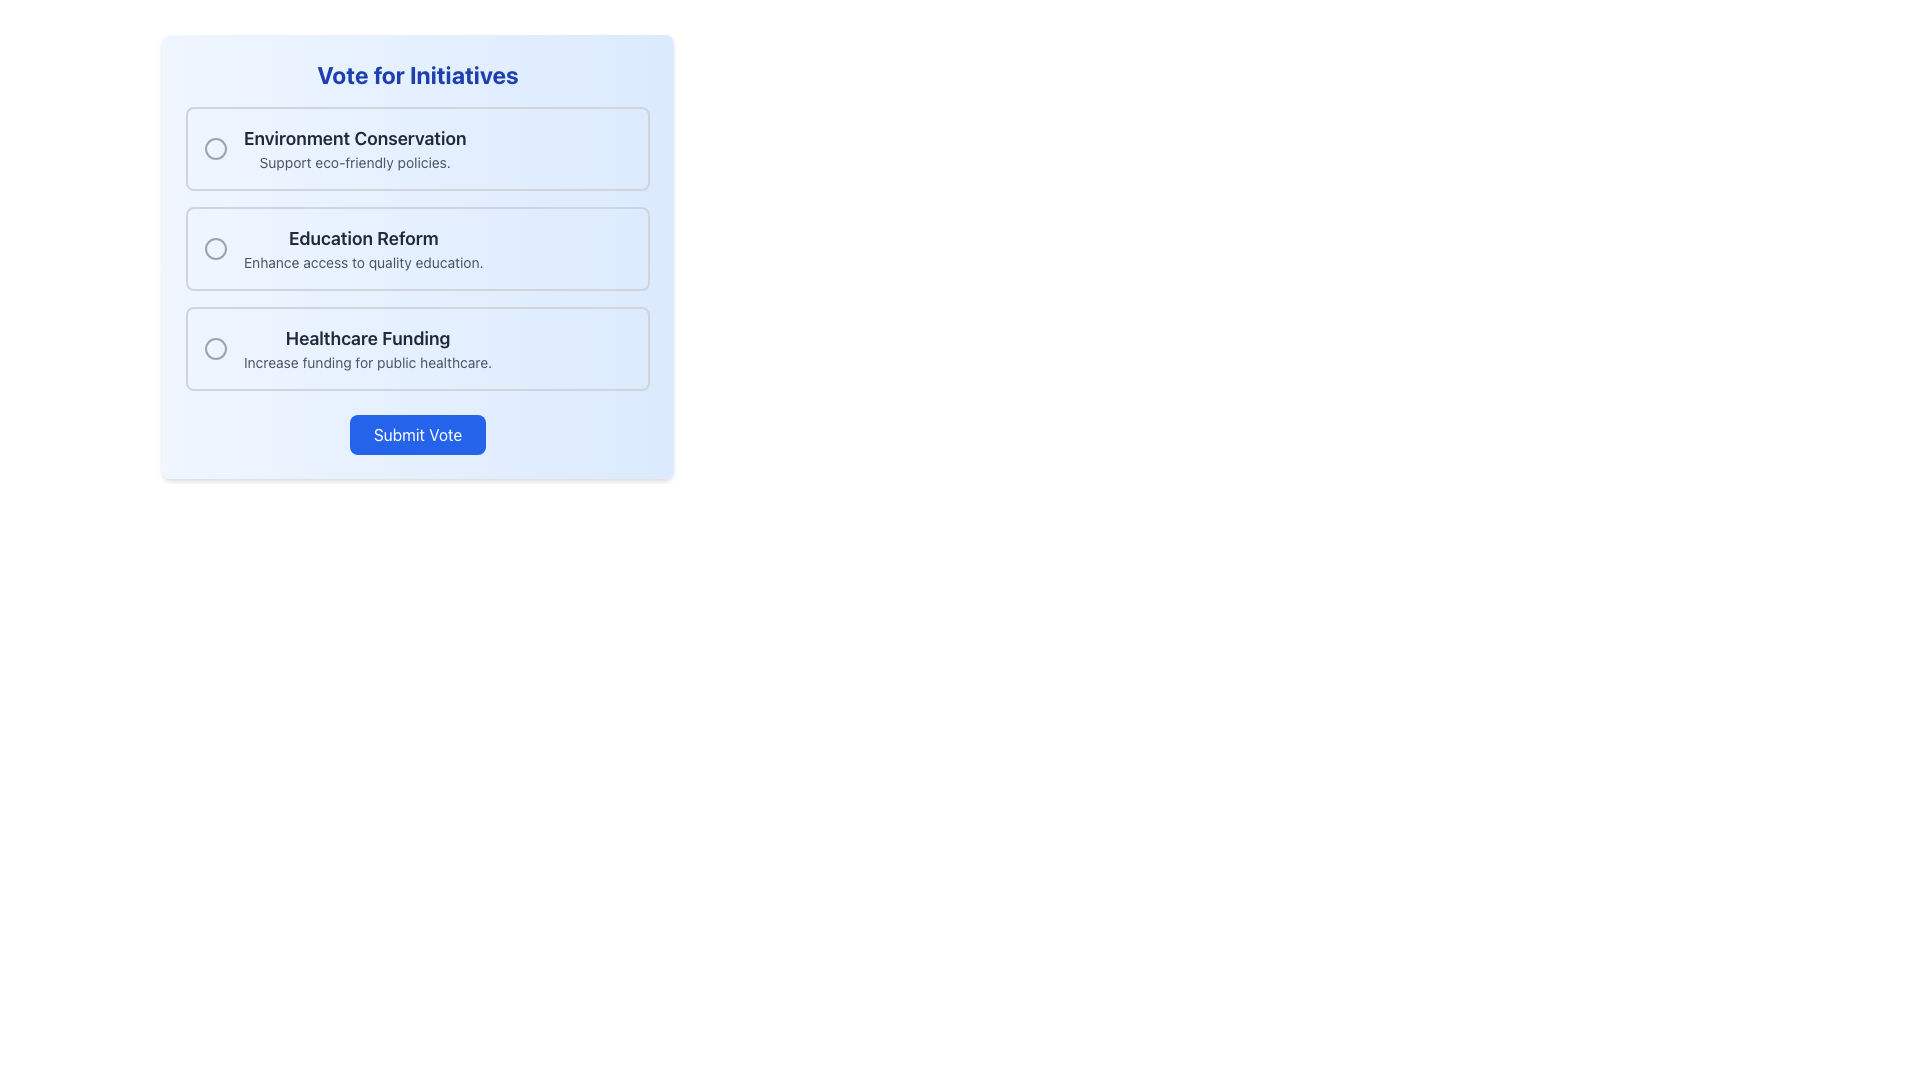  Describe the element at coordinates (368, 362) in the screenshot. I see `descriptive text label that states 'Increase funding for public healthcare.' located below the title 'Healthcare Funding' in the 'Vote for Initiatives' interface` at that location.